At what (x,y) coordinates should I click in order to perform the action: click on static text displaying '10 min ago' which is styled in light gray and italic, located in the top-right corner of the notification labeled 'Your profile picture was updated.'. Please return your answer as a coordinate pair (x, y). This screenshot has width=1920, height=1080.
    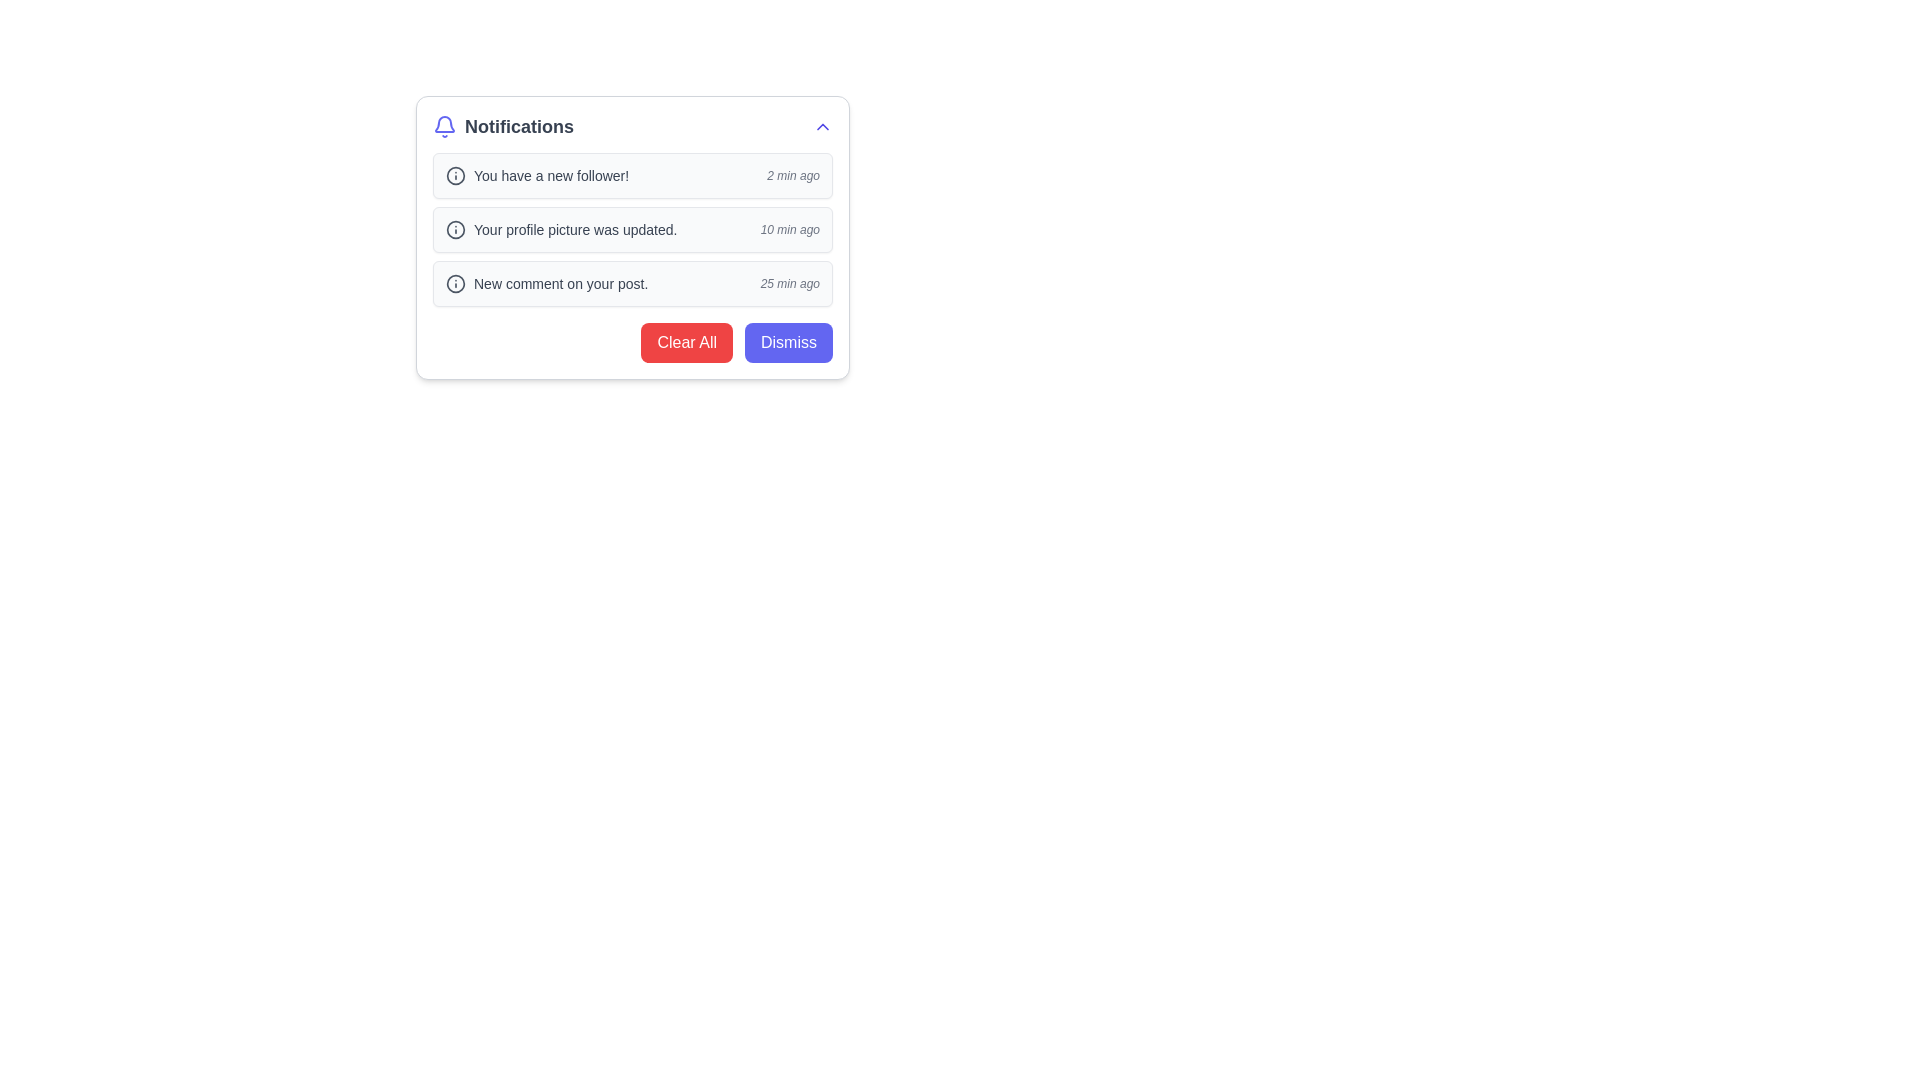
    Looking at the image, I should click on (789, 229).